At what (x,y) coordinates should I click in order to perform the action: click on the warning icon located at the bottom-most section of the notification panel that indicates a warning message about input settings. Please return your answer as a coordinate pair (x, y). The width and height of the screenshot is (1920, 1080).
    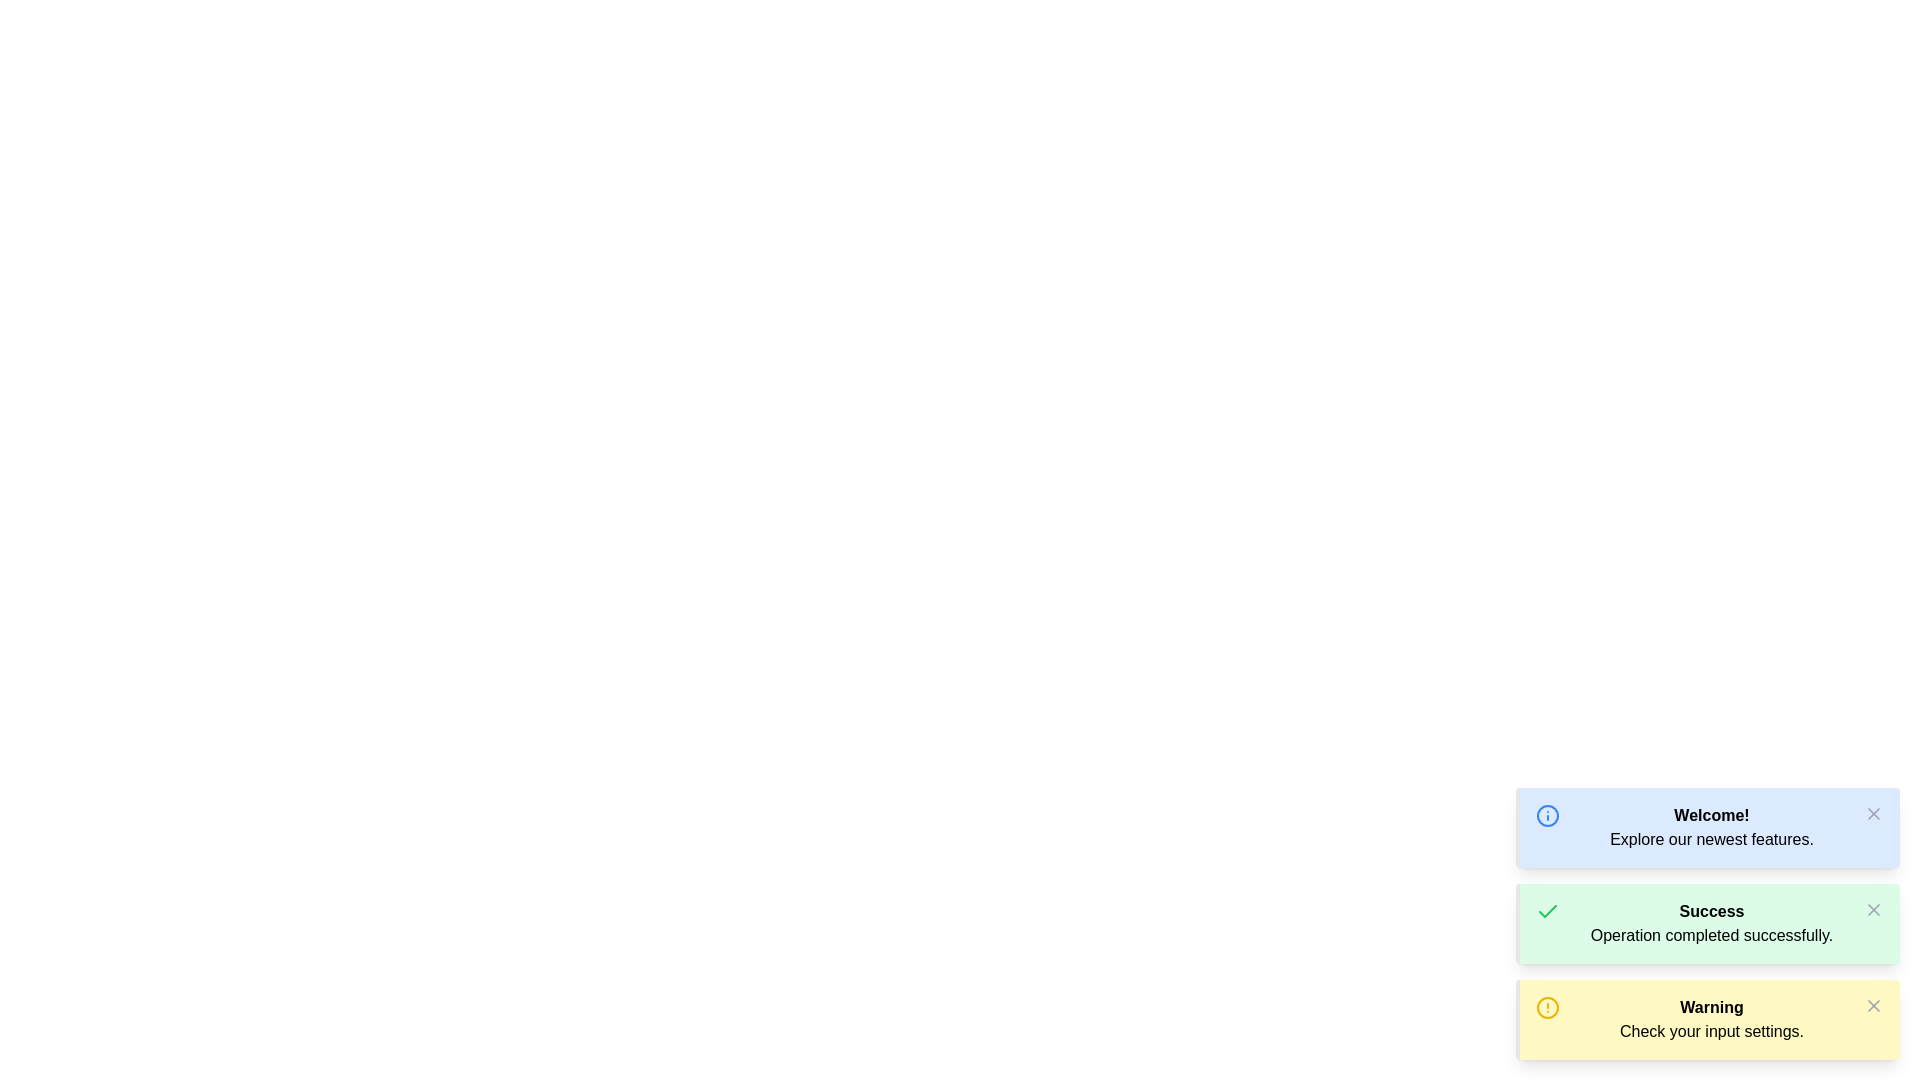
    Looking at the image, I should click on (1547, 1007).